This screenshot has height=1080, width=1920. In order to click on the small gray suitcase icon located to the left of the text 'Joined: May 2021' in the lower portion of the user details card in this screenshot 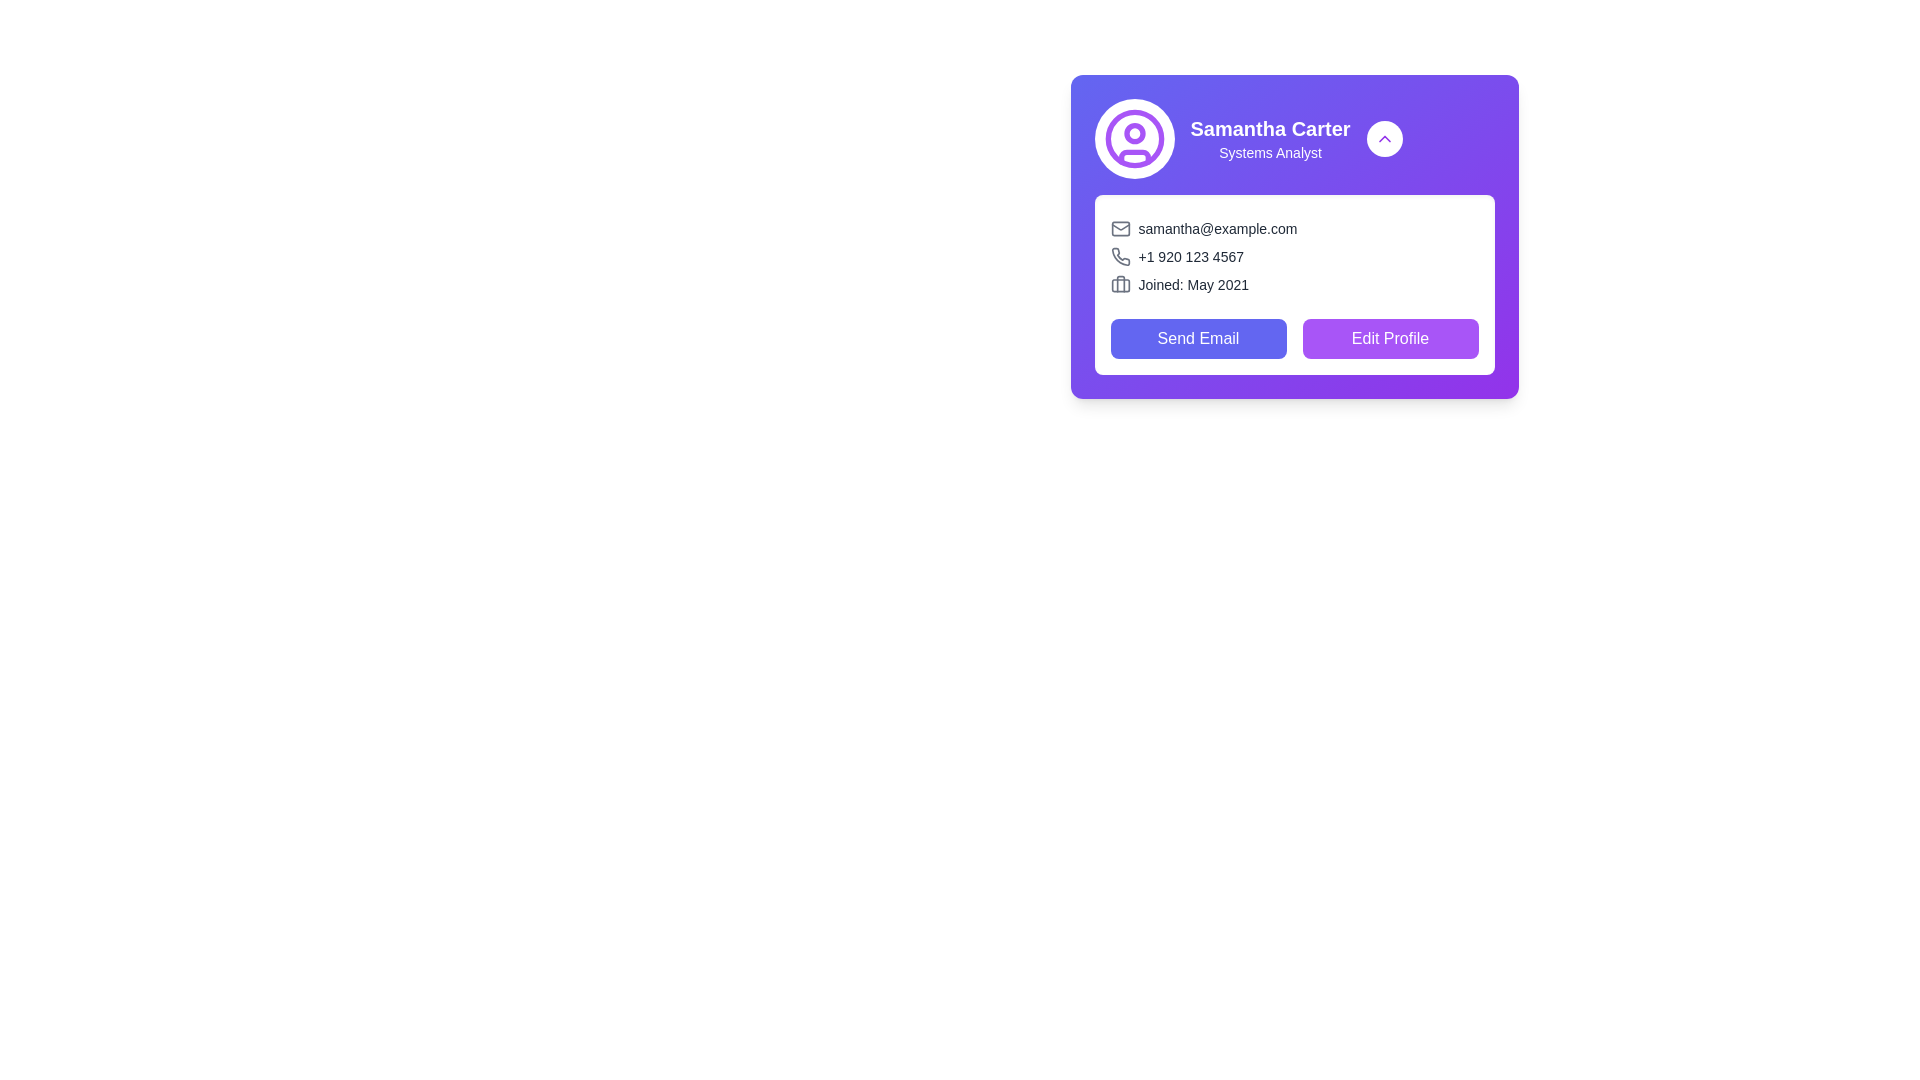, I will do `click(1120, 285)`.